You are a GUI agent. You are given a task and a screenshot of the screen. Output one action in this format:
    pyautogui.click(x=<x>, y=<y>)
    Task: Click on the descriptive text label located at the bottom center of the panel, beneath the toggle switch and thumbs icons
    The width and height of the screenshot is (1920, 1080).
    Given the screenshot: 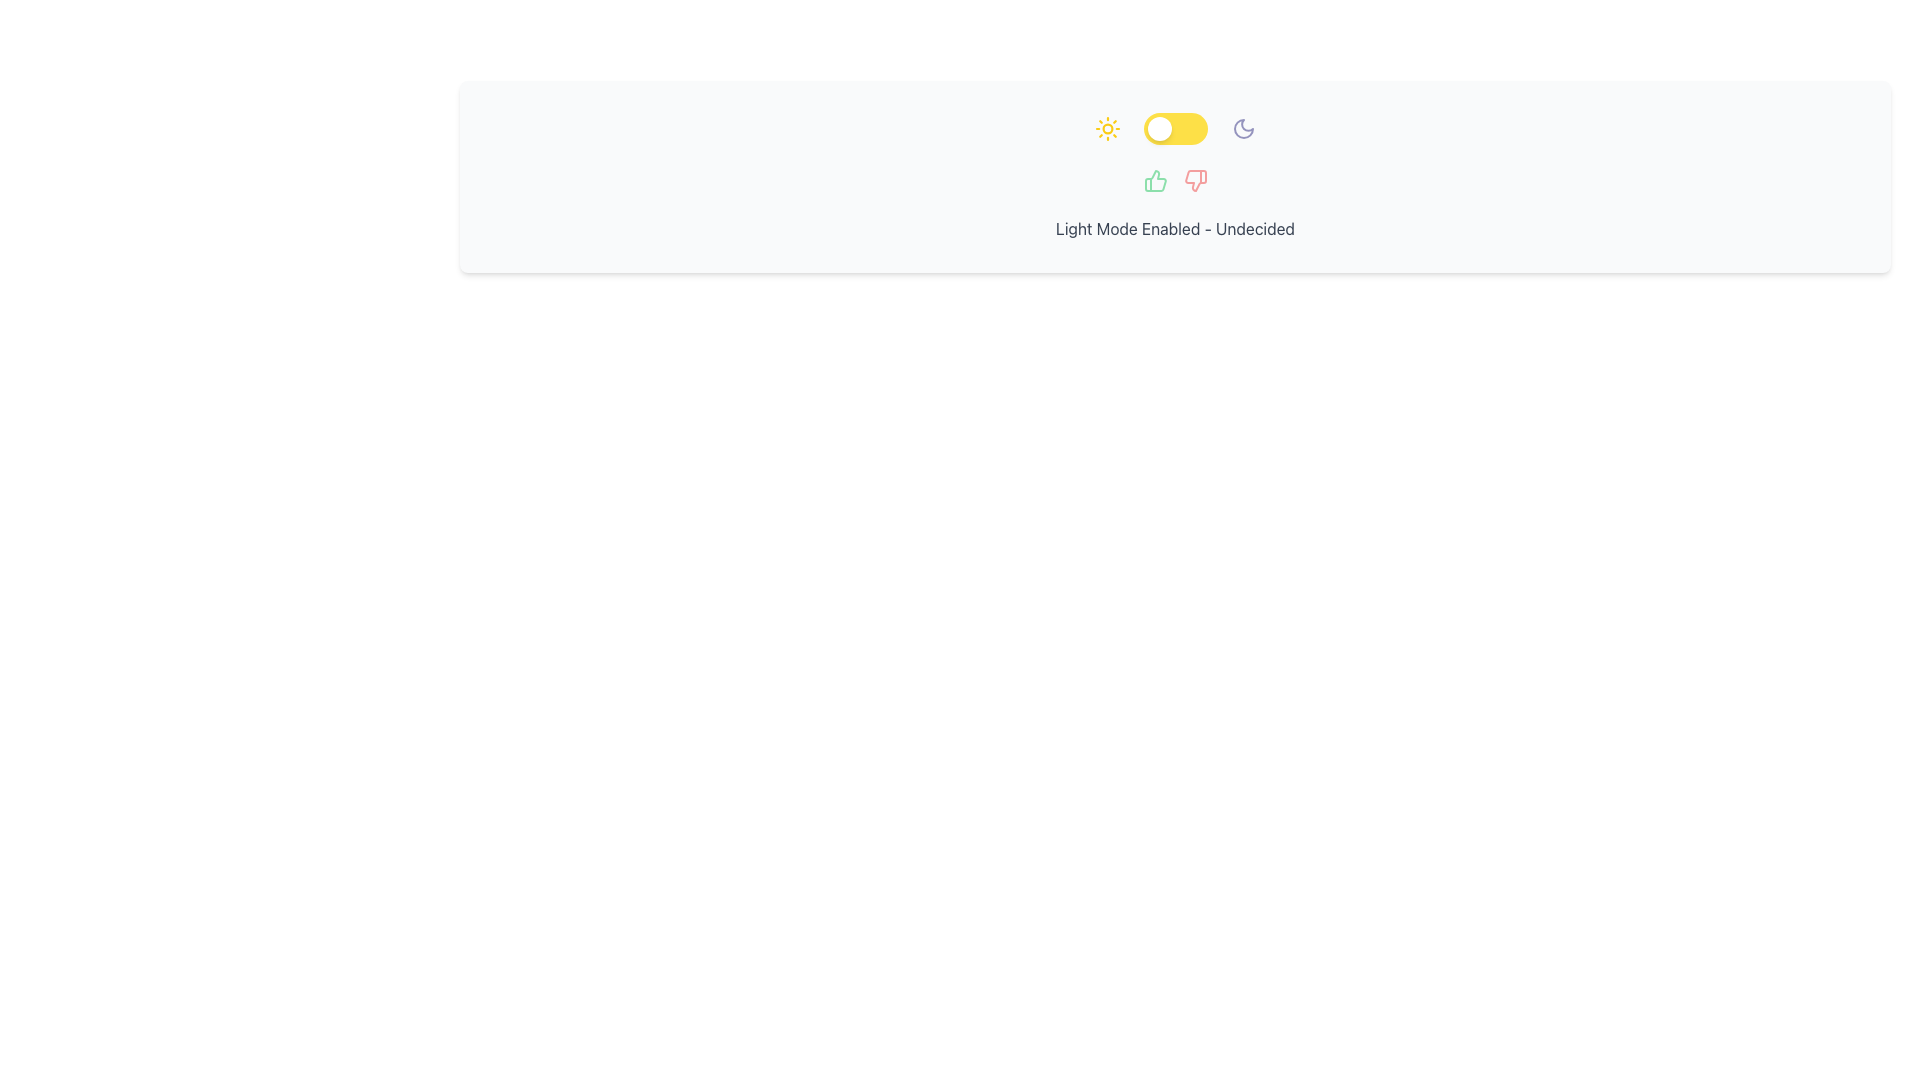 What is the action you would take?
    pyautogui.click(x=1175, y=227)
    